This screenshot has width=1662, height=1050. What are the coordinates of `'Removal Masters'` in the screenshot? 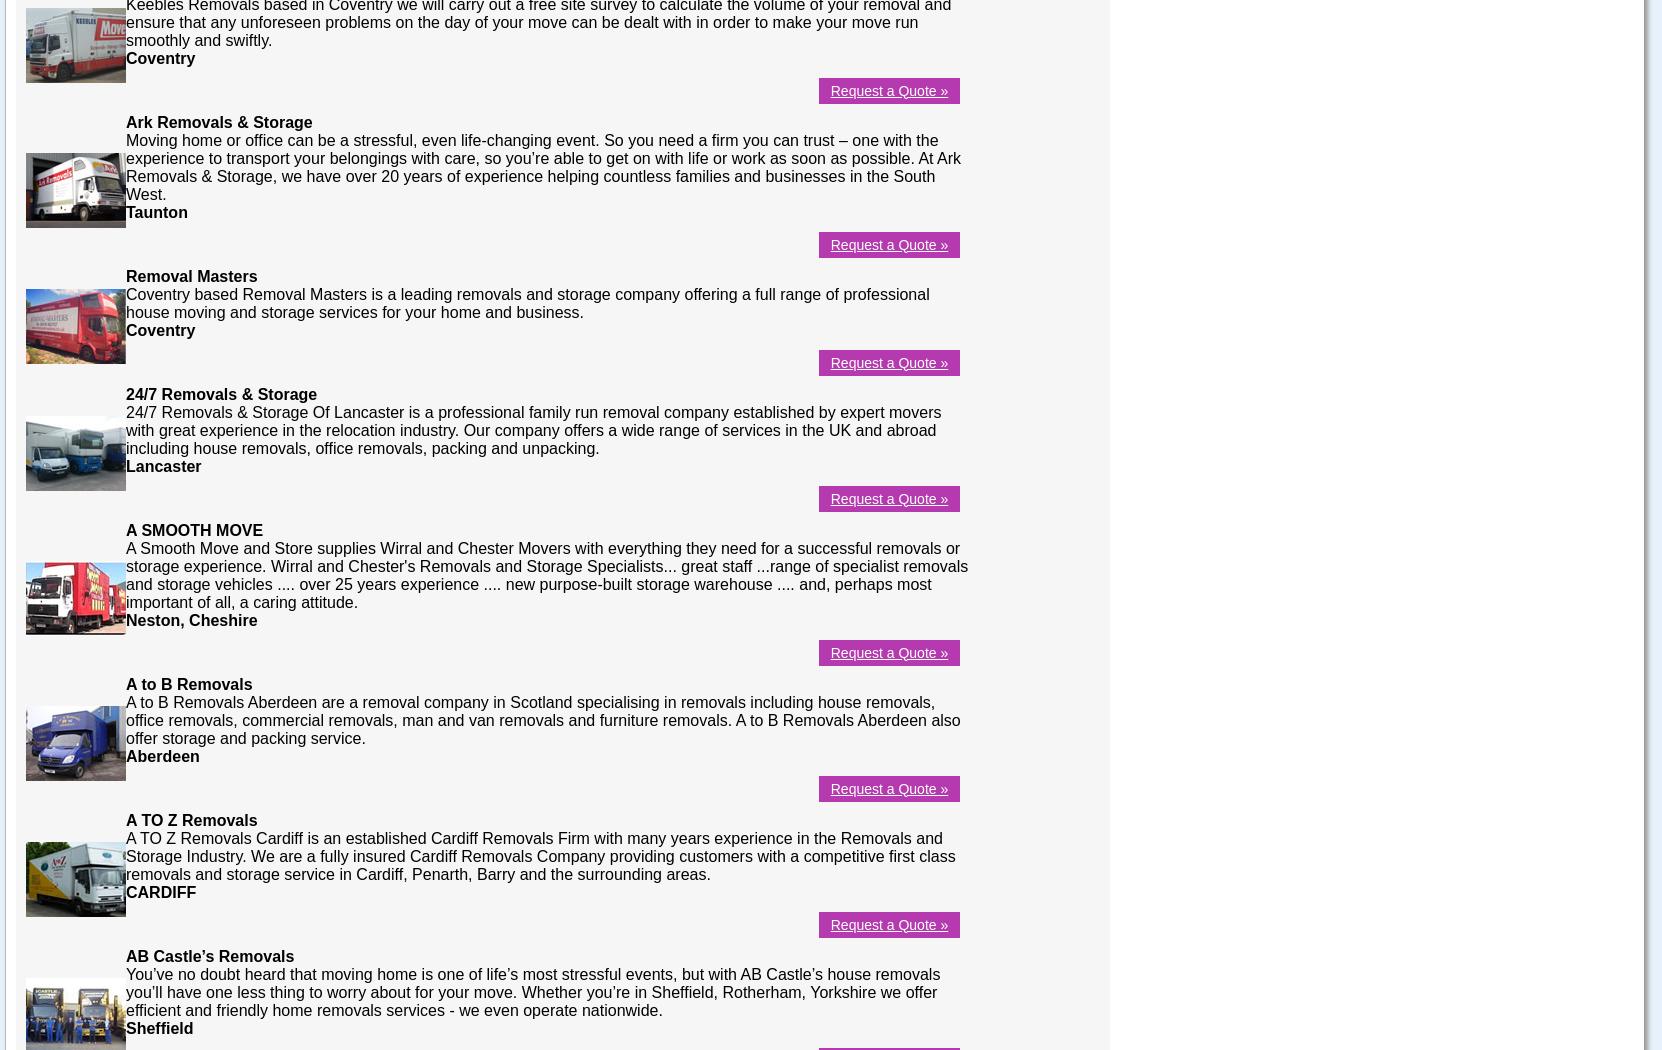 It's located at (190, 274).